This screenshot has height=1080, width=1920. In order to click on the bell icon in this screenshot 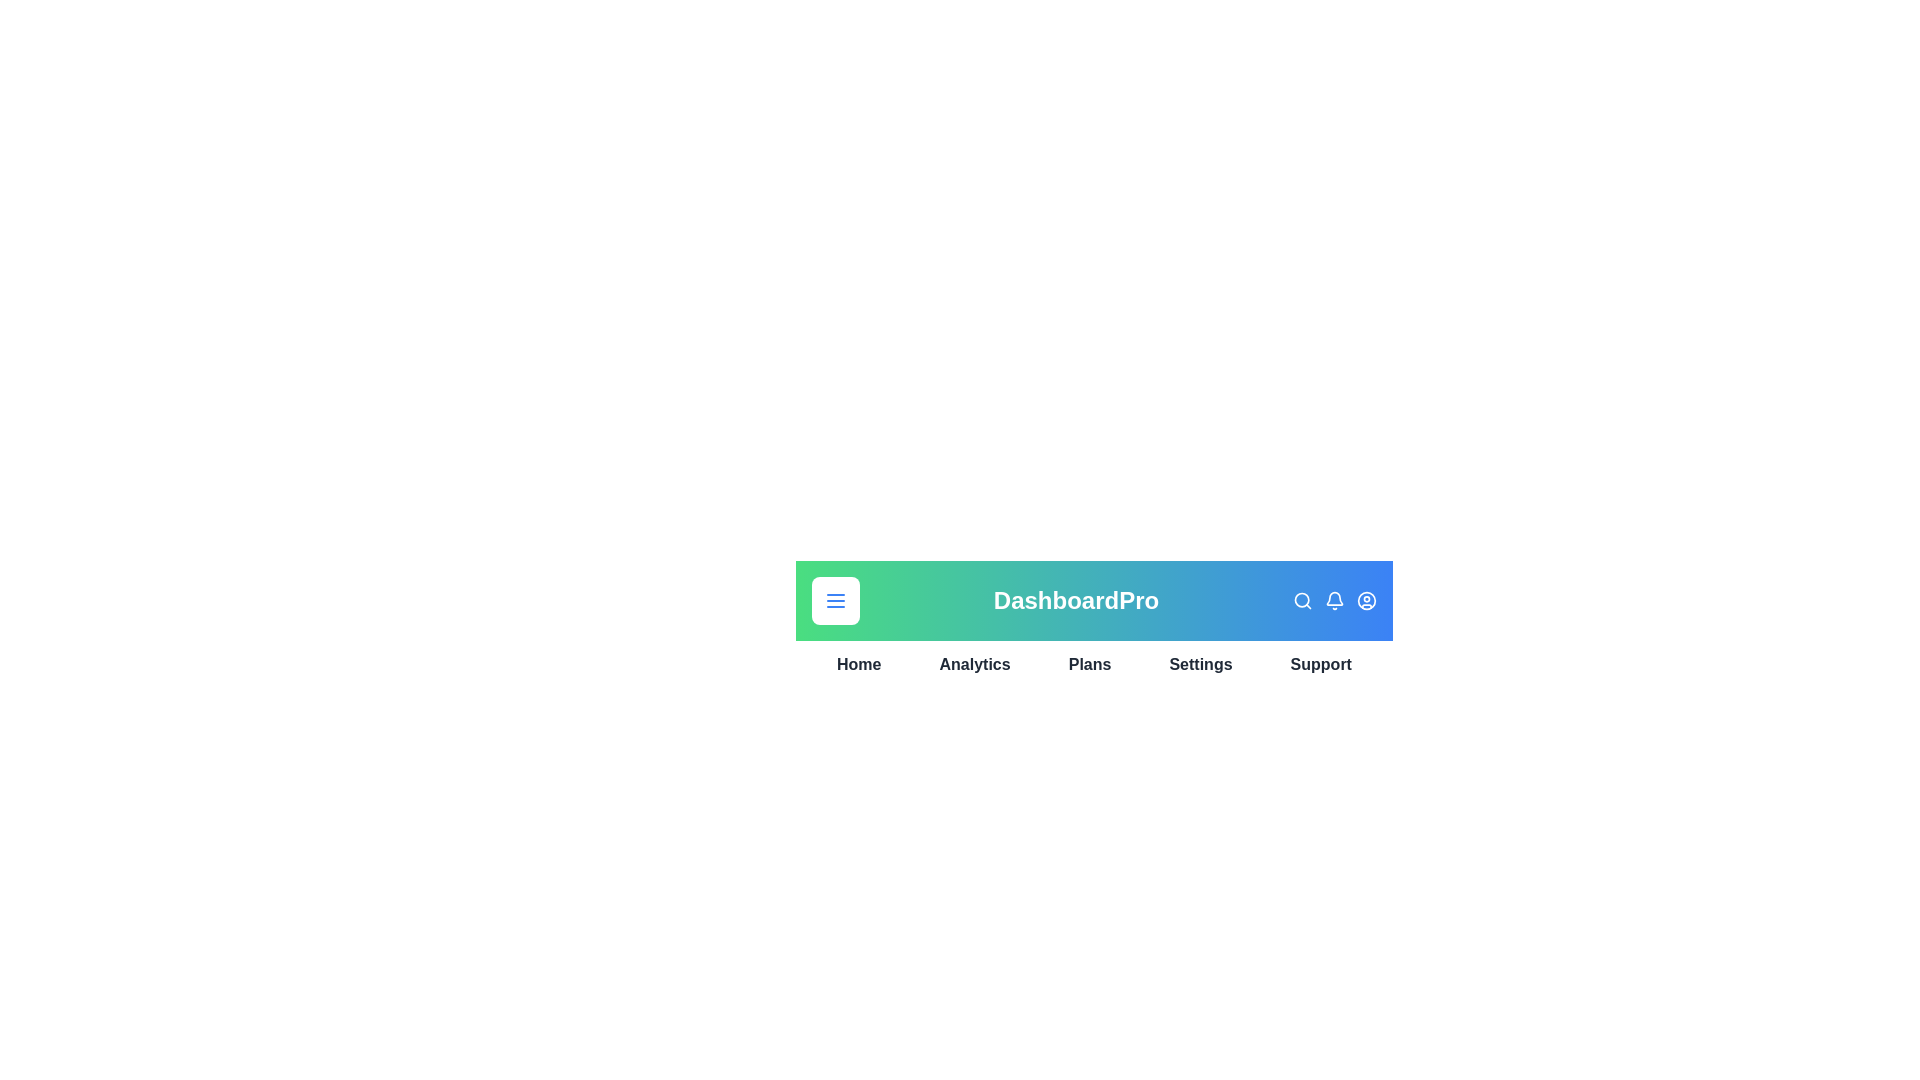, I will do `click(1334, 600)`.